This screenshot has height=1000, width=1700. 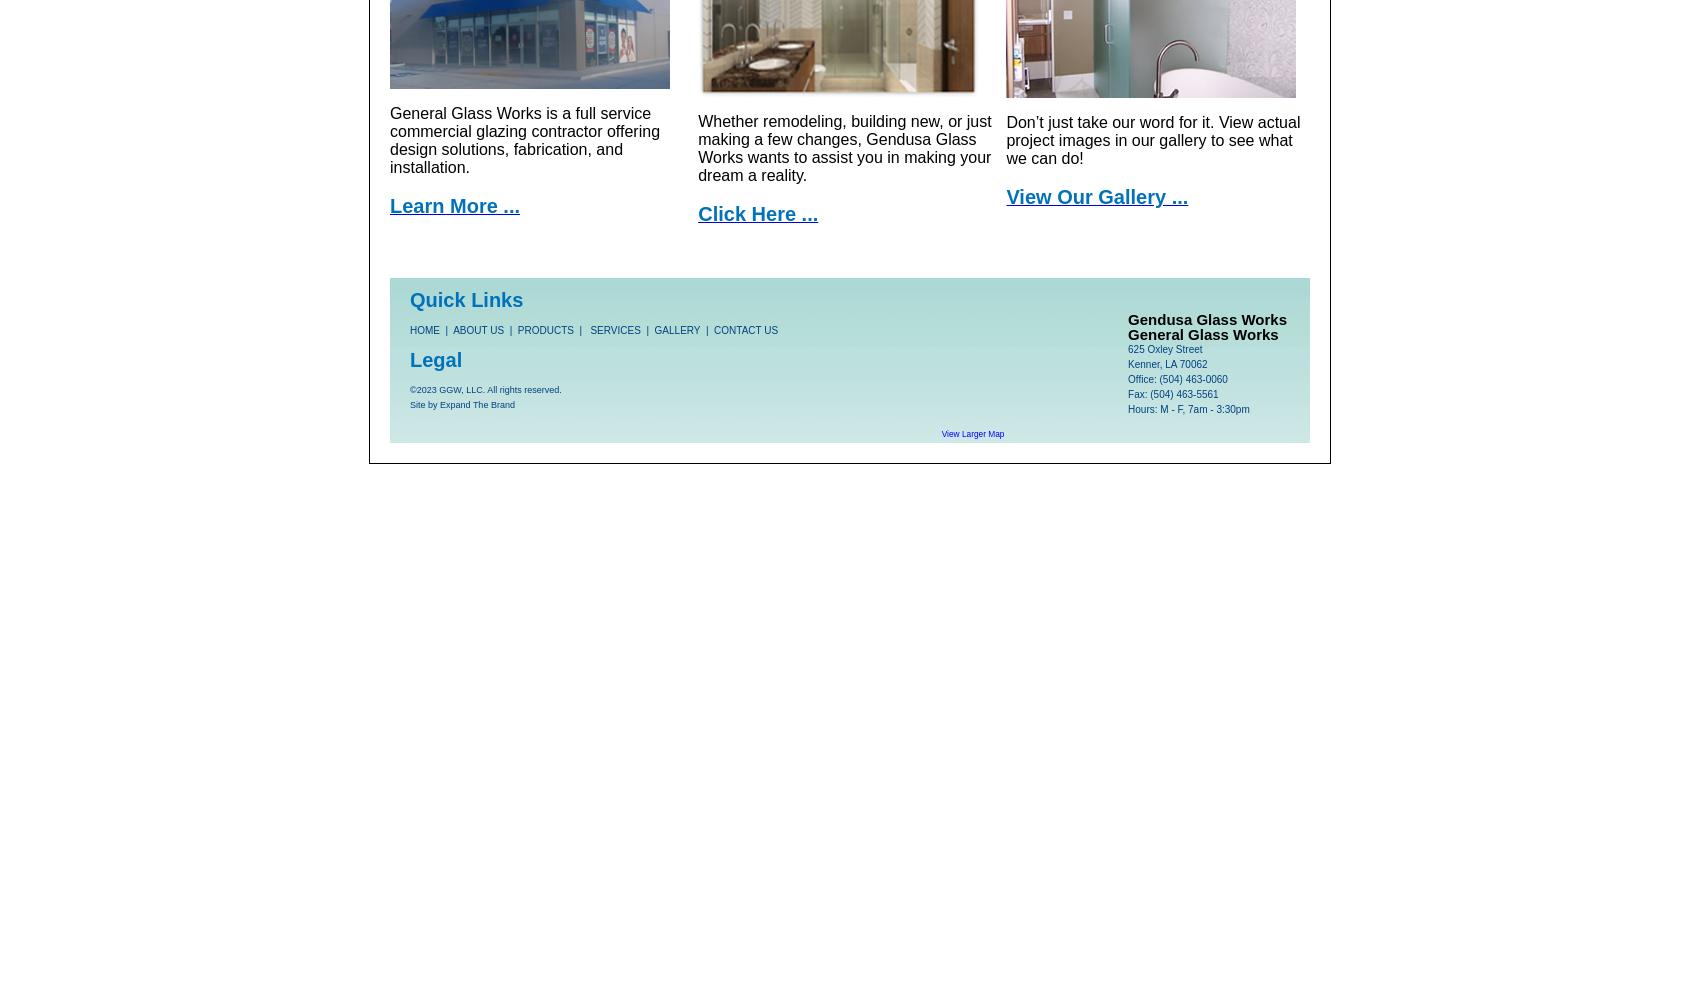 What do you see at coordinates (524, 139) in the screenshot?
I see `'General Glass Works is a full service commercial glazing contractor offering design solutions, fabrication, and installation.'` at bounding box center [524, 139].